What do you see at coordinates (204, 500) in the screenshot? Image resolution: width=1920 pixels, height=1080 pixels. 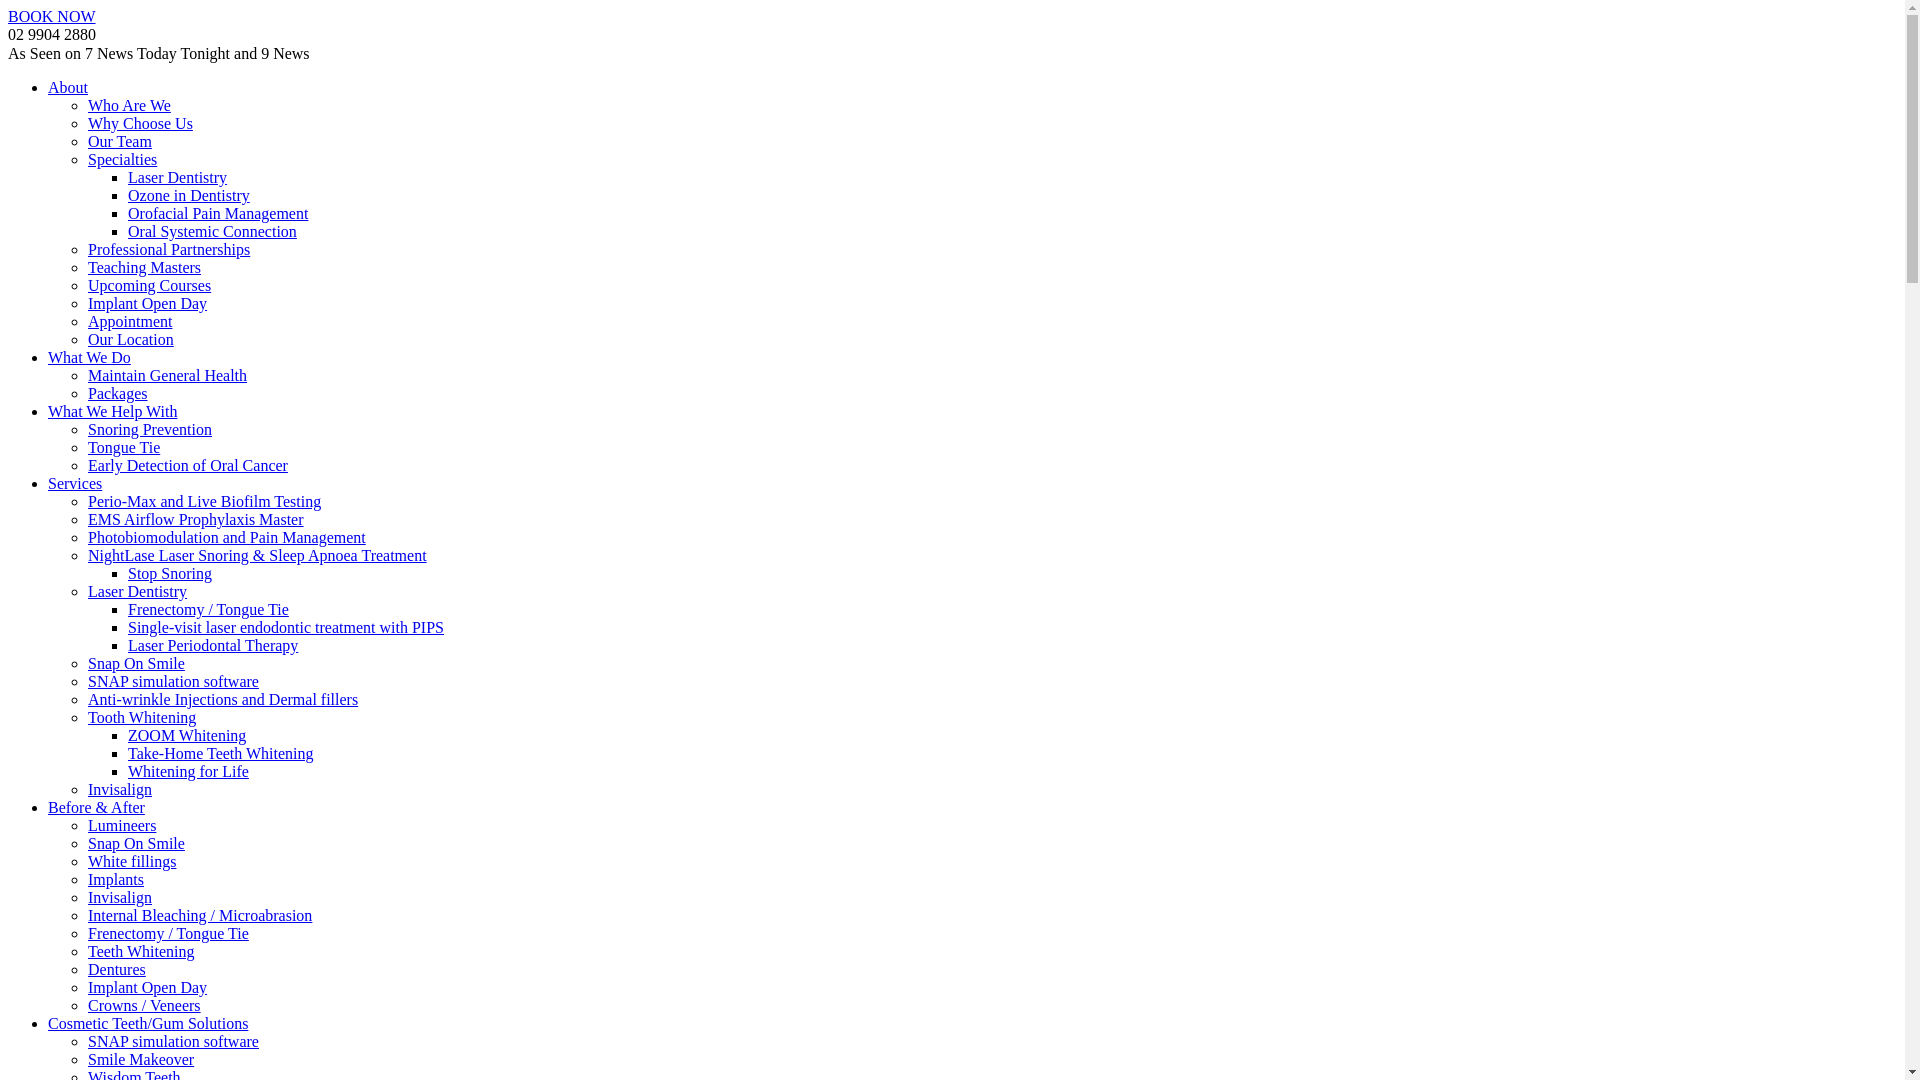 I see `'Perio-Max and Live Biofilm Testing'` at bounding box center [204, 500].